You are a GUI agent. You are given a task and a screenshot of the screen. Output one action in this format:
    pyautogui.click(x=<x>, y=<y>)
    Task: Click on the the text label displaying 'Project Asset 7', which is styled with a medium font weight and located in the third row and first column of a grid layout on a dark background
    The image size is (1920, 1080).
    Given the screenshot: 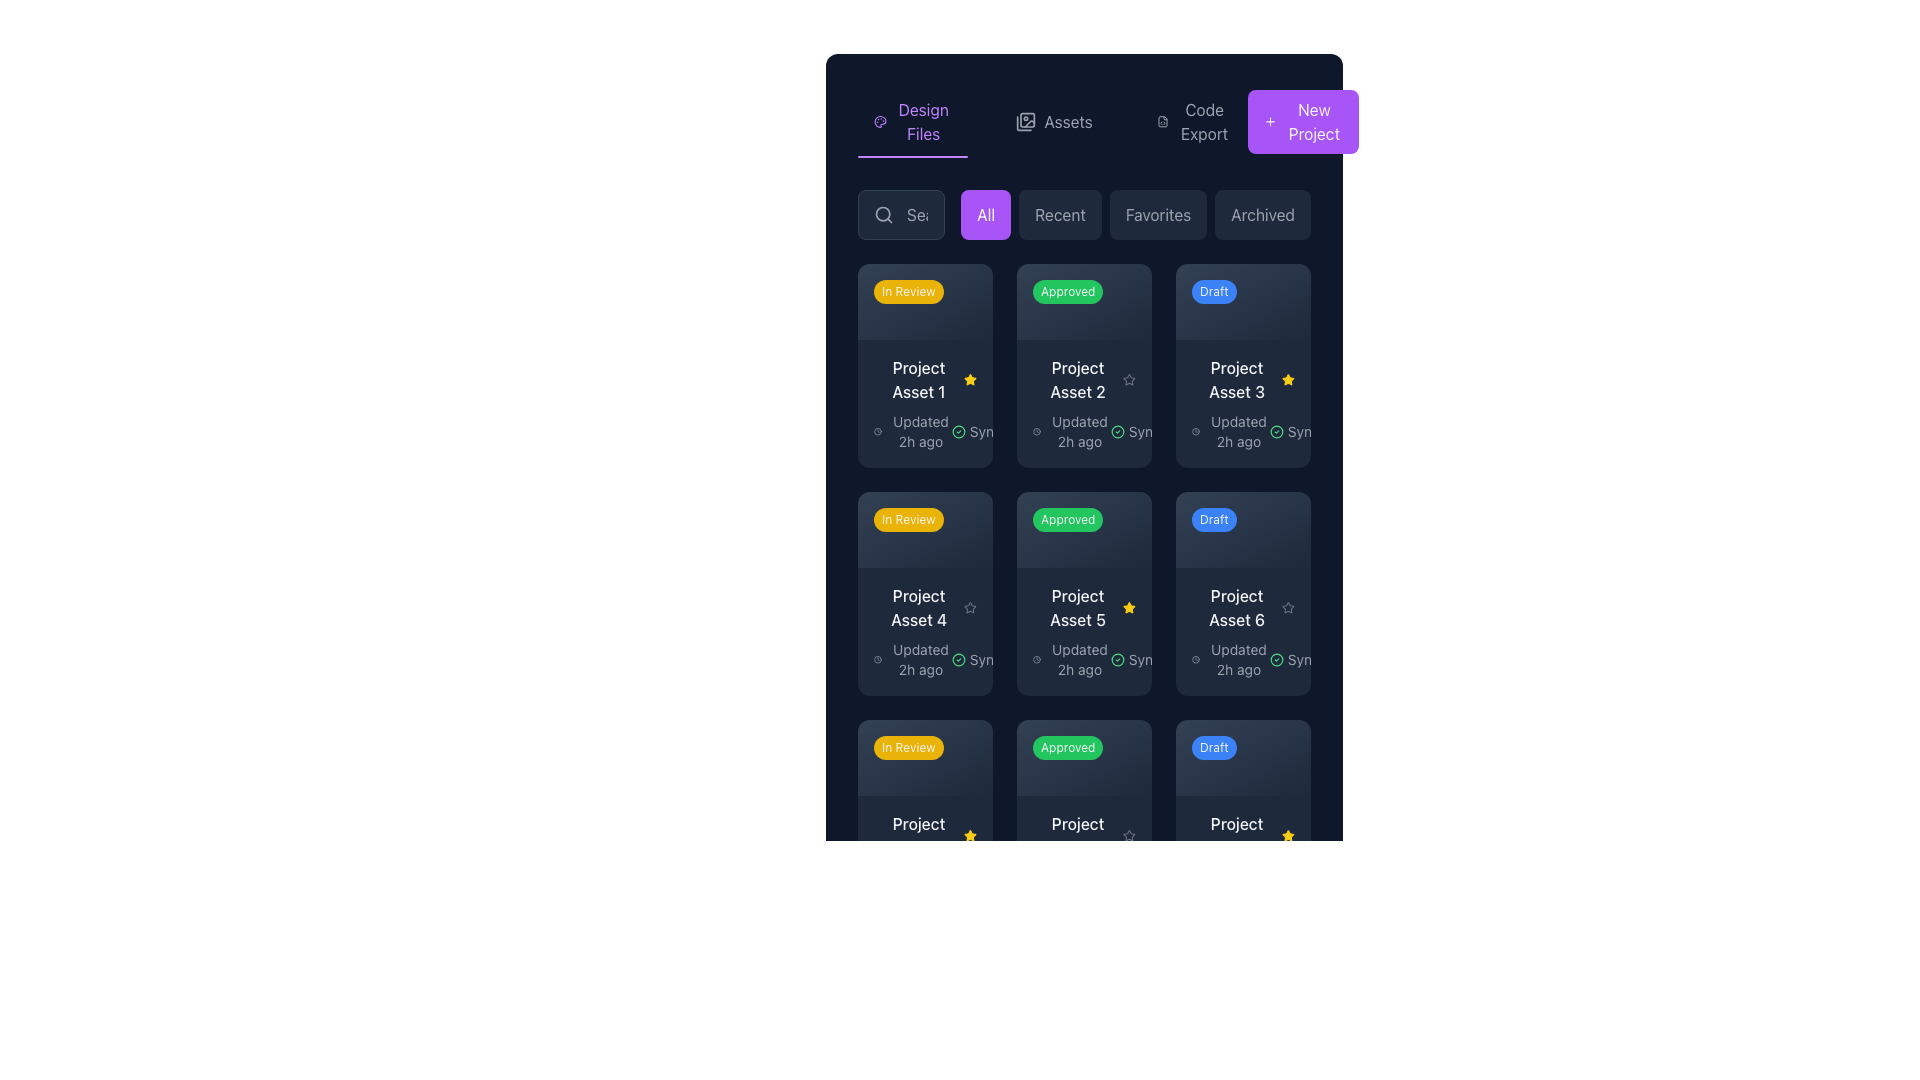 What is the action you would take?
    pyautogui.click(x=918, y=835)
    